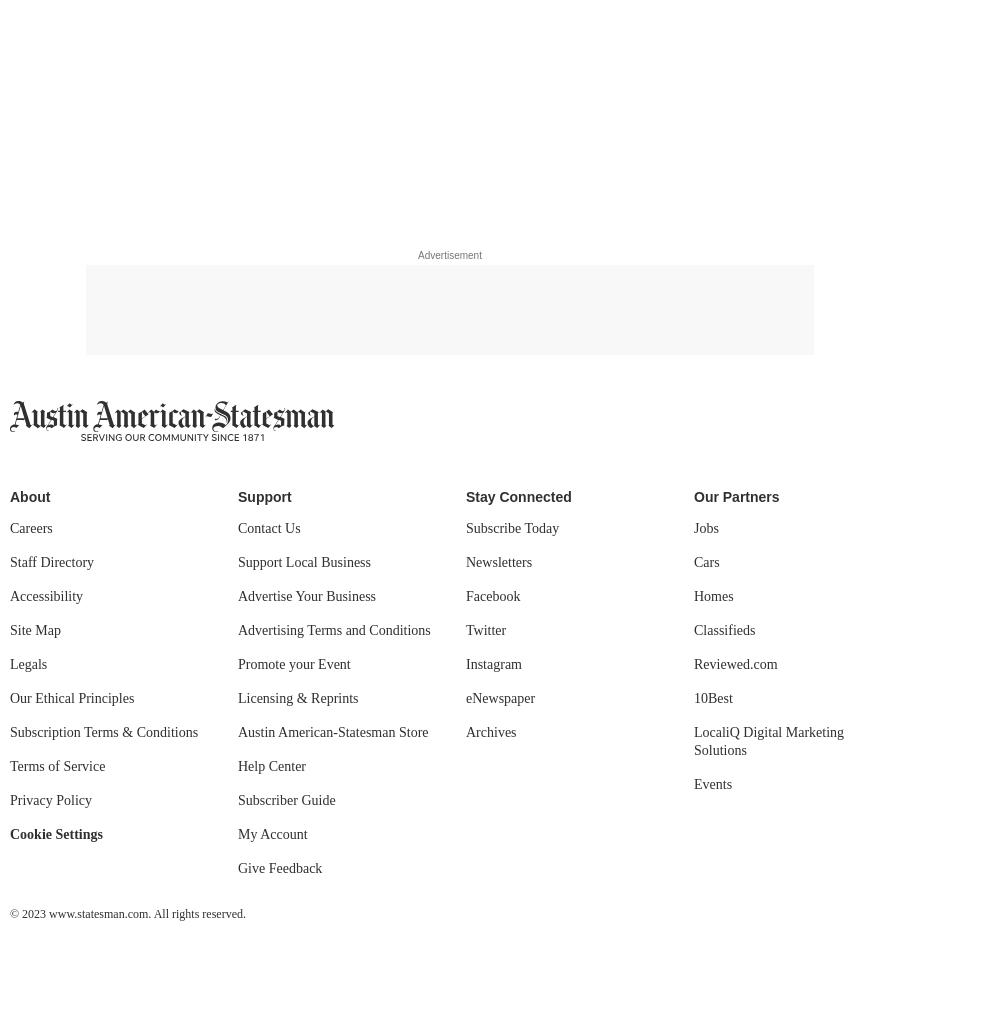 The width and height of the screenshot is (1000, 1014). What do you see at coordinates (693, 697) in the screenshot?
I see `'10Best'` at bounding box center [693, 697].